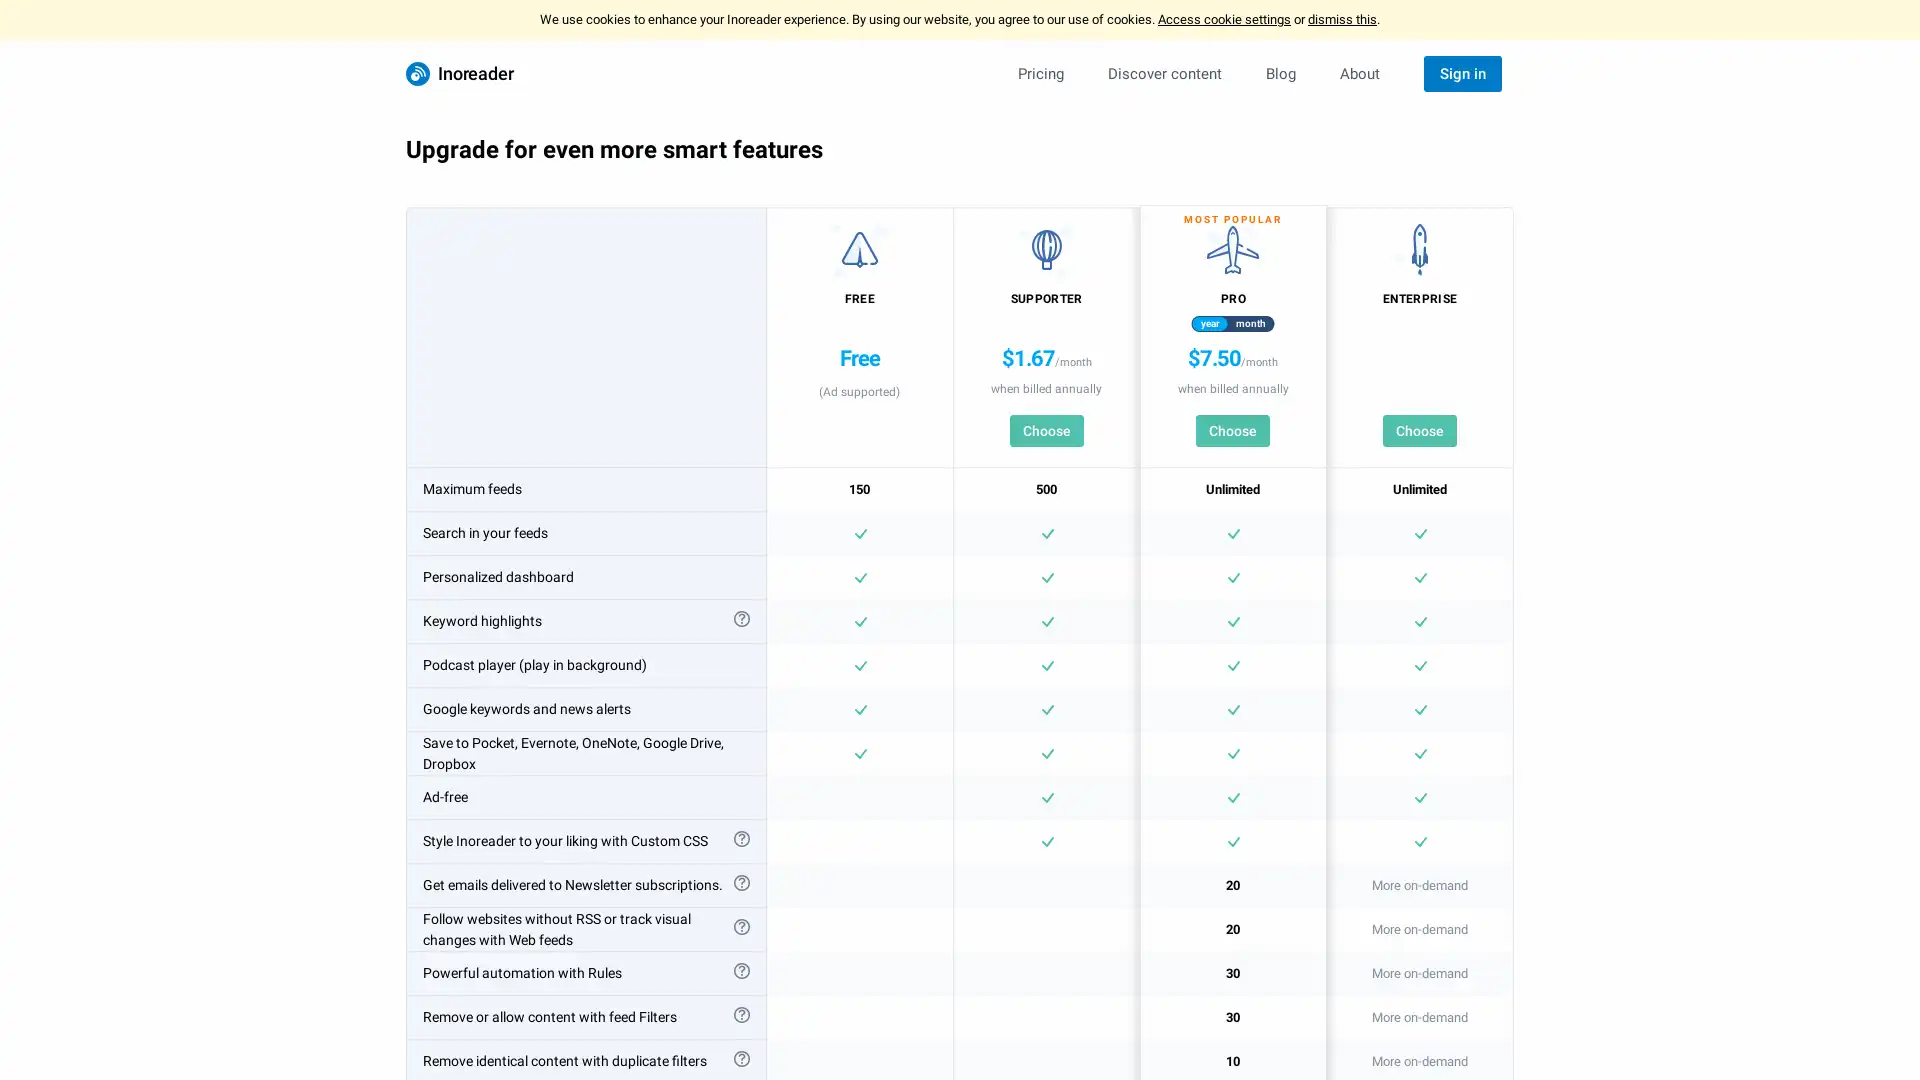  What do you see at coordinates (1232, 430) in the screenshot?
I see `Choose` at bounding box center [1232, 430].